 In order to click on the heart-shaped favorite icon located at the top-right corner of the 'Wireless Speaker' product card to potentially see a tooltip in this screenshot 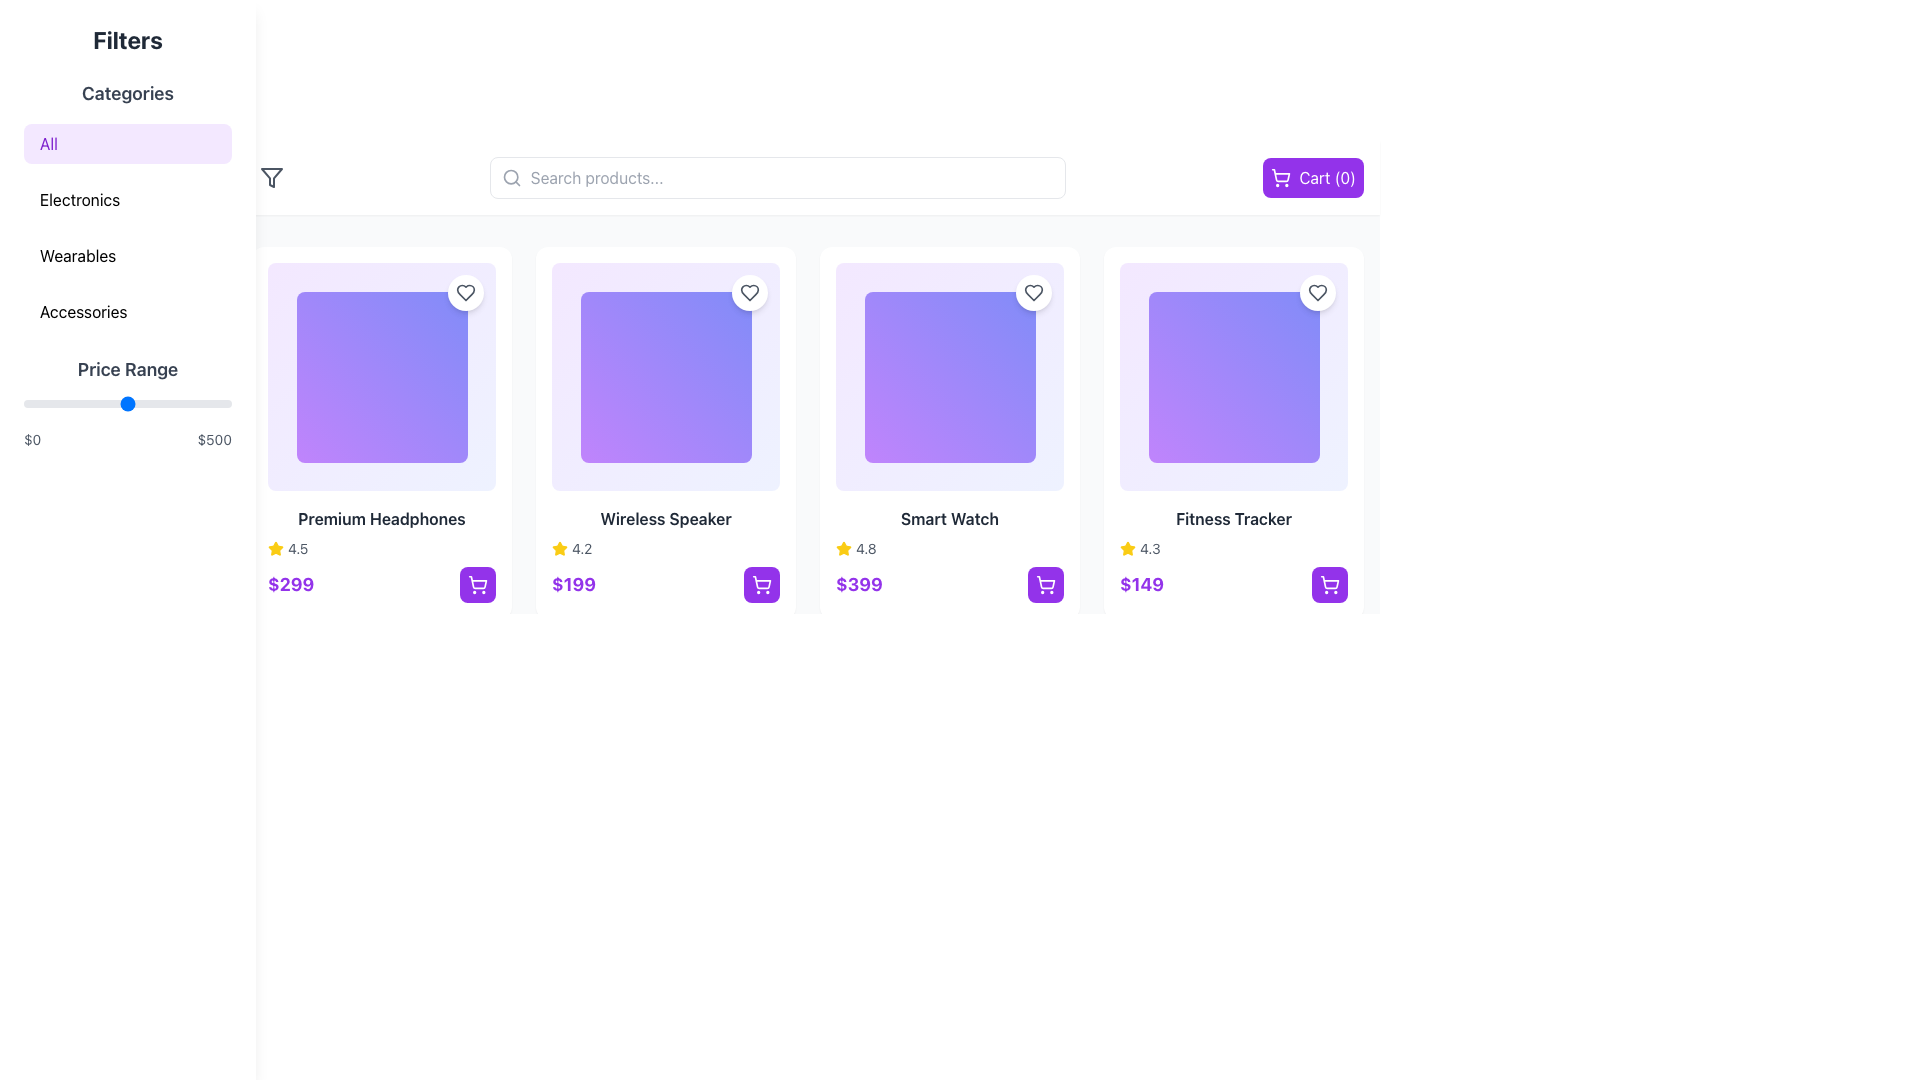, I will do `click(464, 293)`.